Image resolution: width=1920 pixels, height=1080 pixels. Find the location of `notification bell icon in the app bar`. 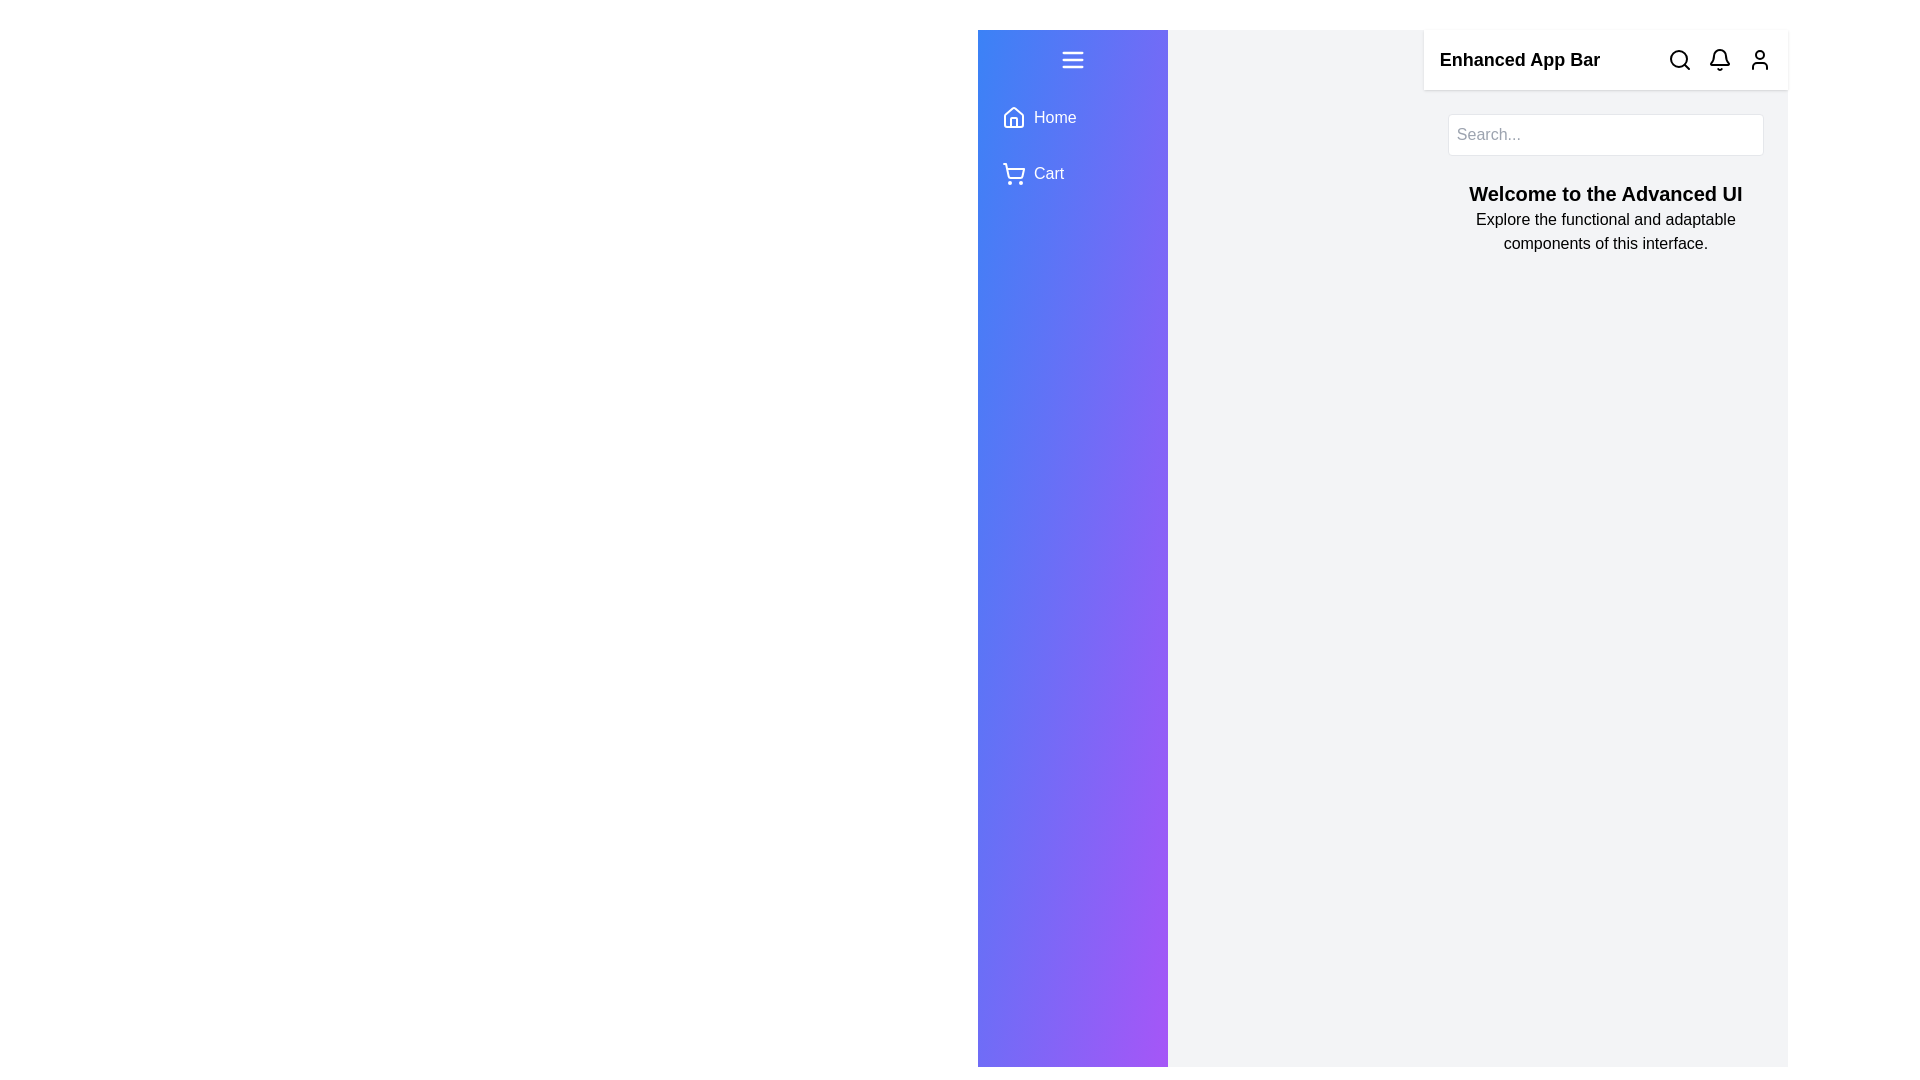

notification bell icon in the app bar is located at coordinates (1718, 59).